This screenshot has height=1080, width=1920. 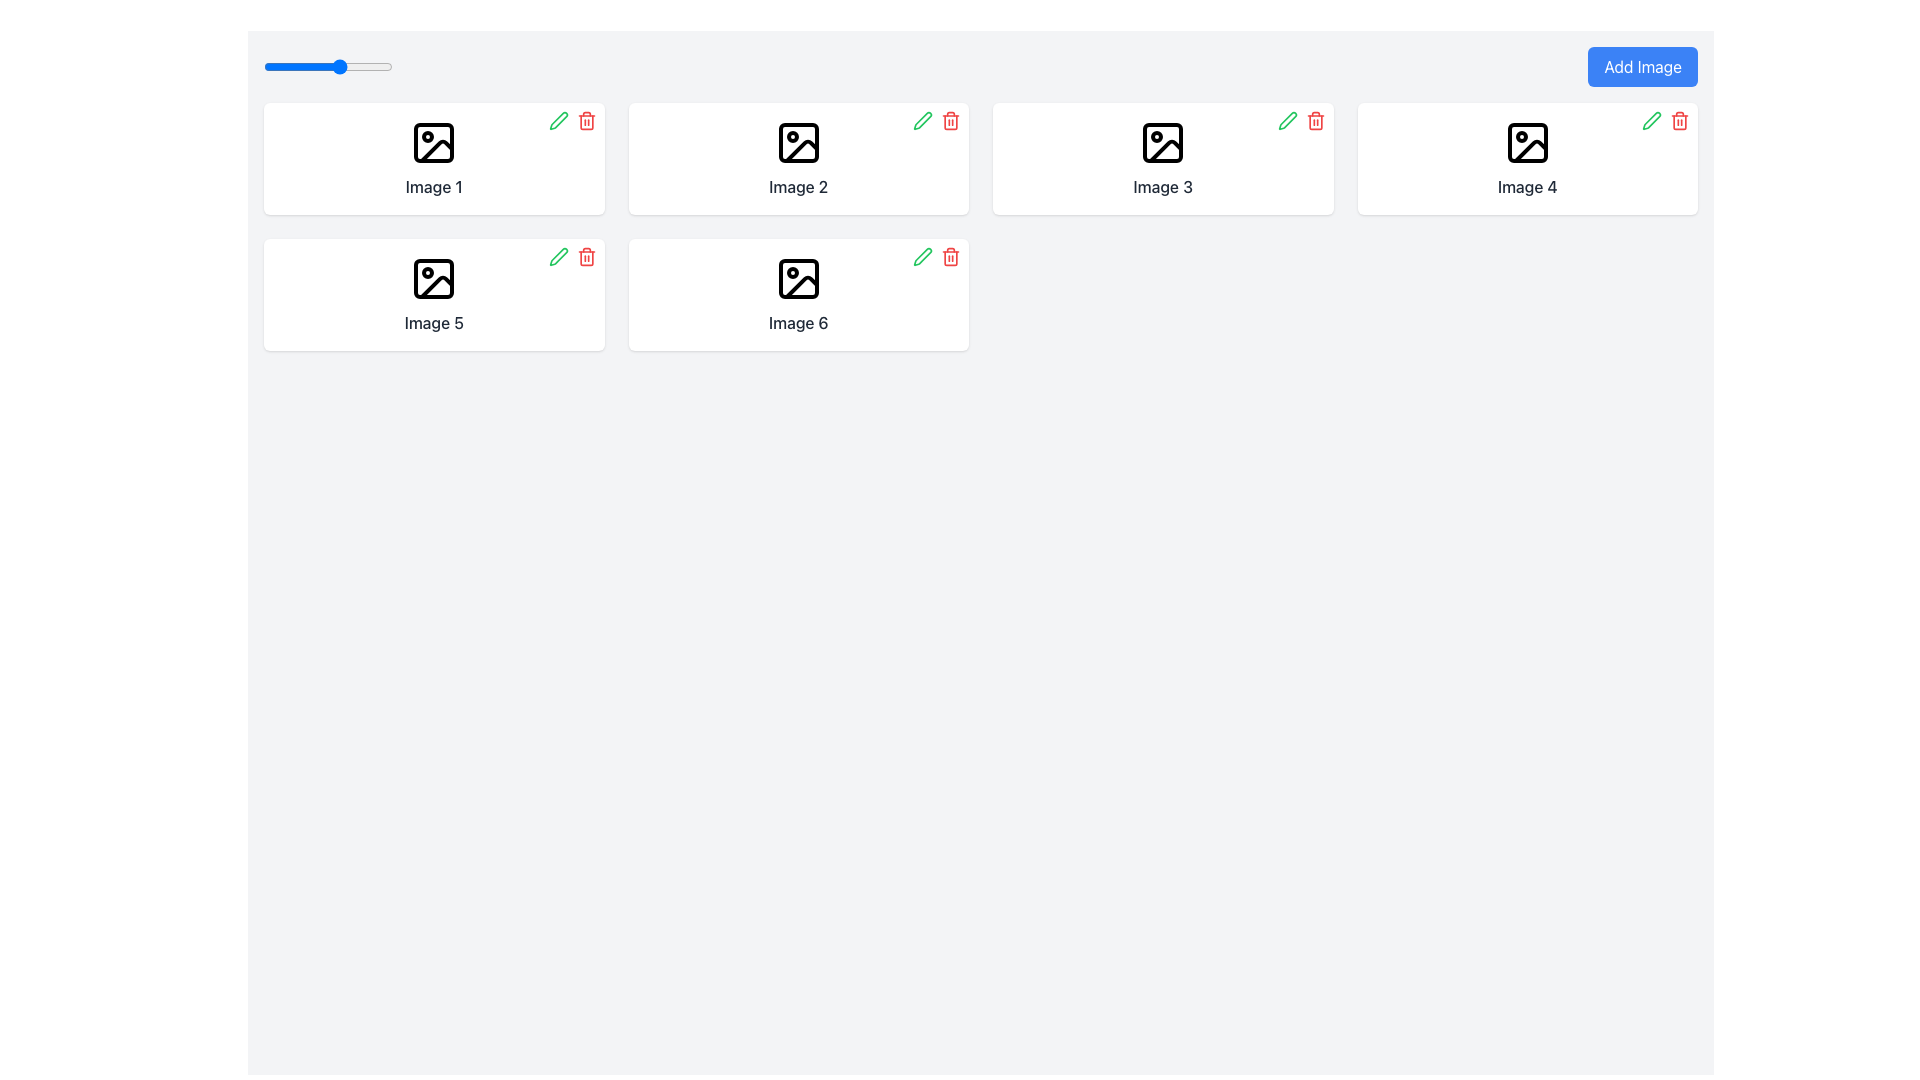 What do you see at coordinates (797, 278) in the screenshot?
I see `the icon representing an image placeholder located within the 'Image 6' card, situated in the bottom-right of a 2x3 grid layout` at bounding box center [797, 278].